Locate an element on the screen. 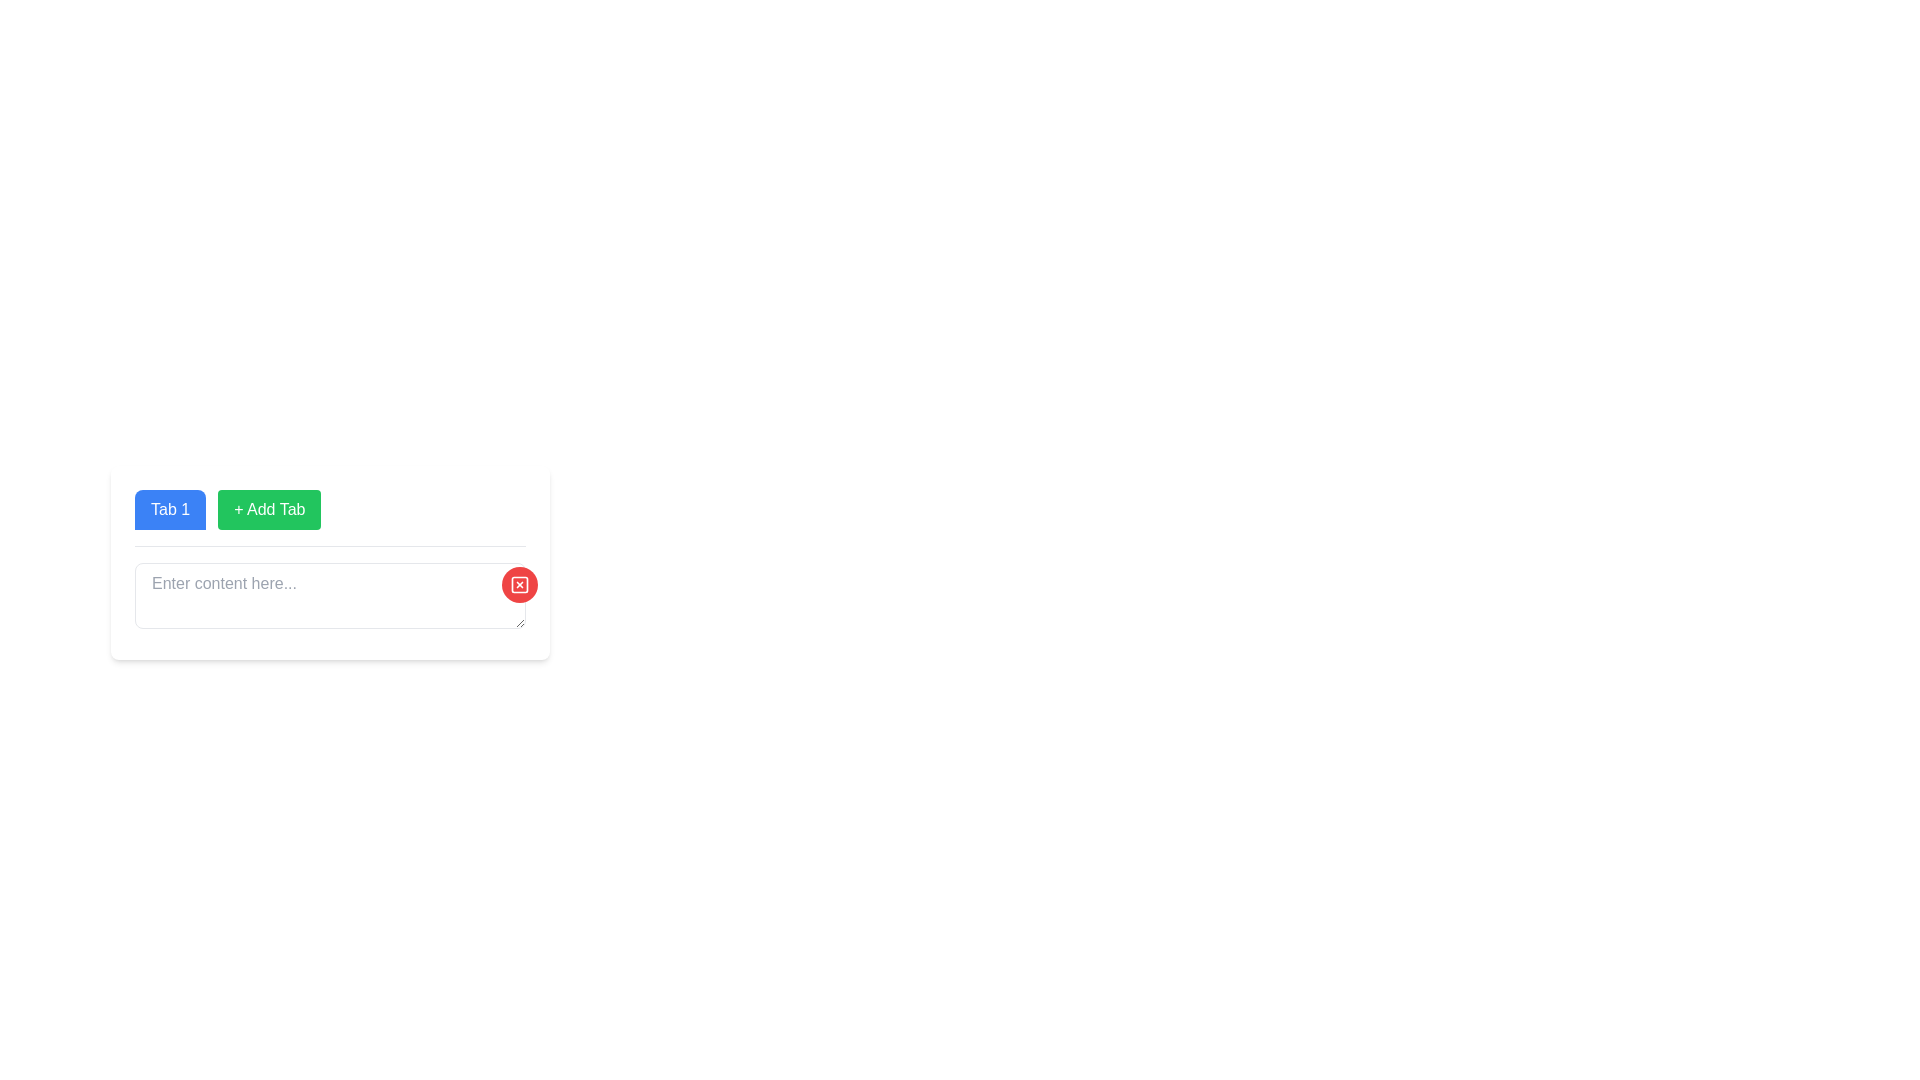  the first tab selector to switch to the content associated with 'Tab 1' is located at coordinates (170, 508).